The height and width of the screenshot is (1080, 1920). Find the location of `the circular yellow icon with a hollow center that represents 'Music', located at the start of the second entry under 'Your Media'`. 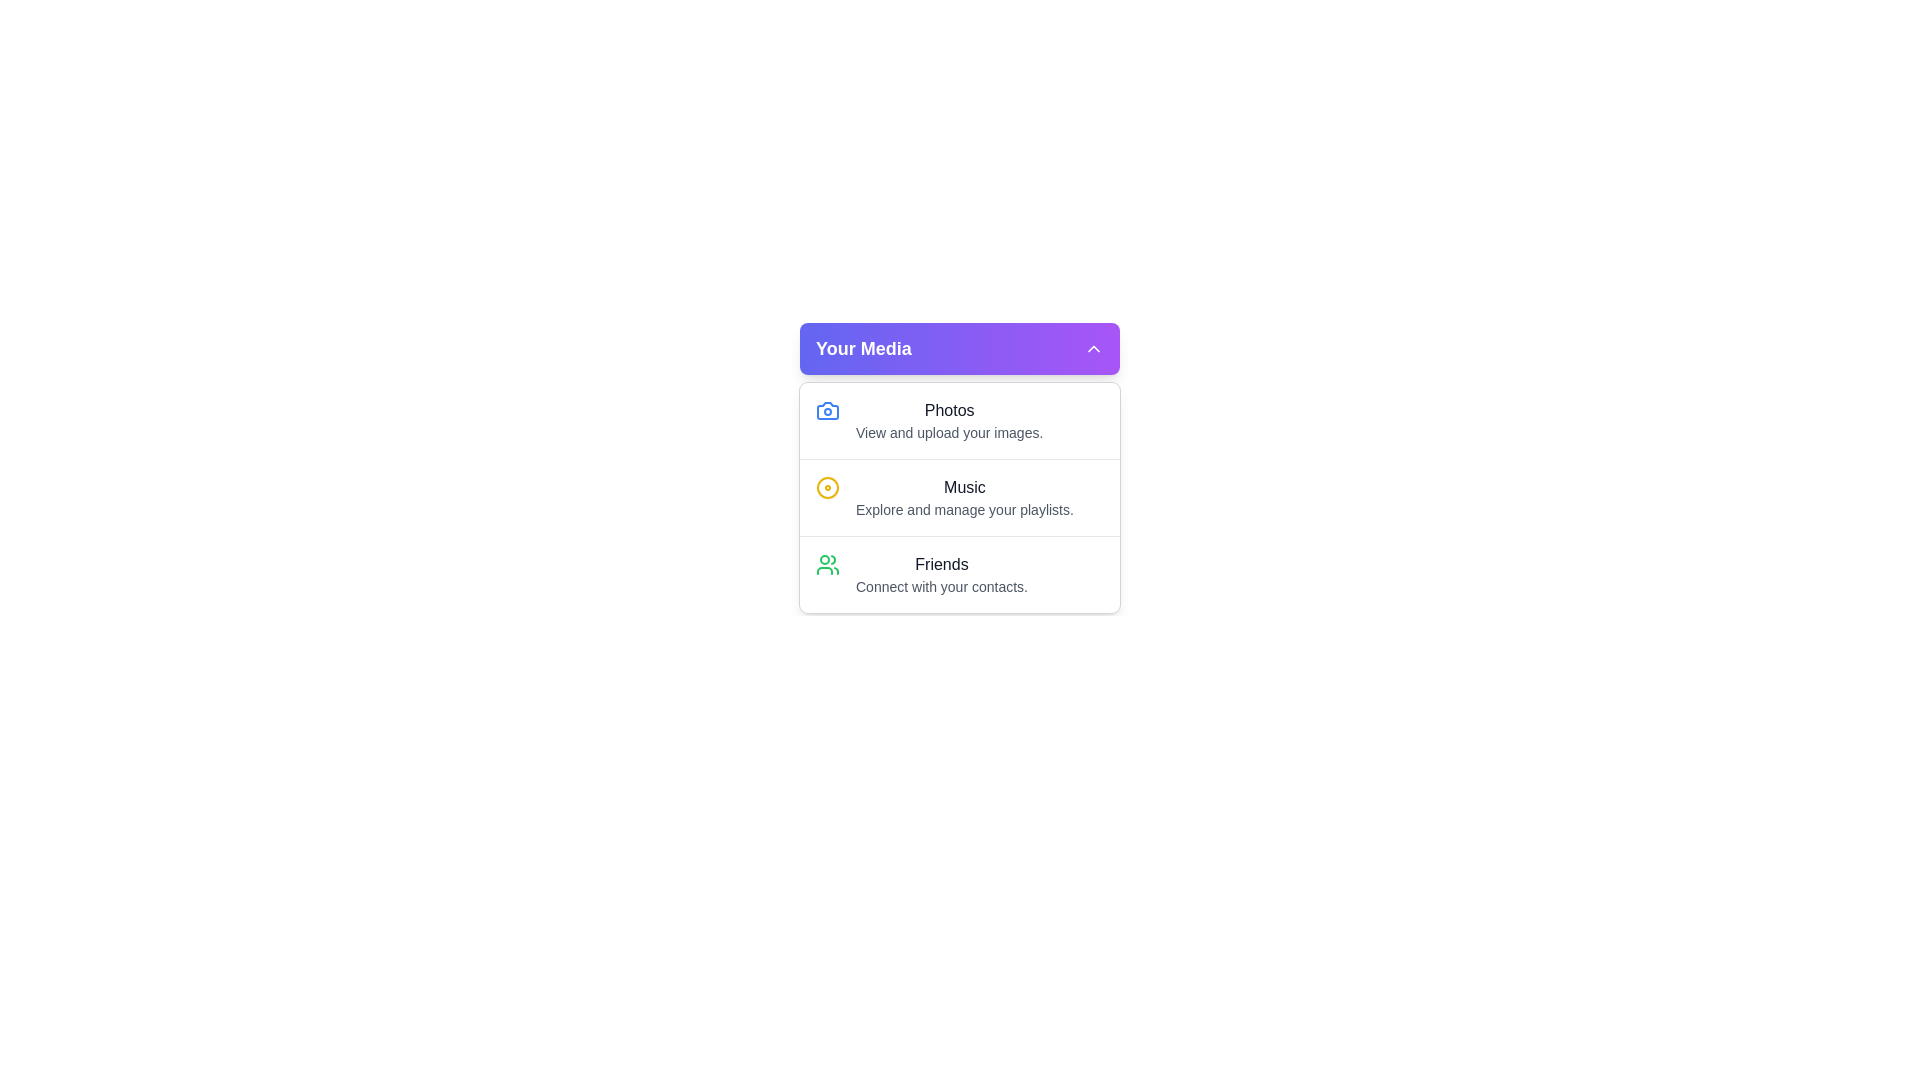

the circular yellow icon with a hollow center that represents 'Music', located at the start of the second entry under 'Your Media' is located at coordinates (828, 488).